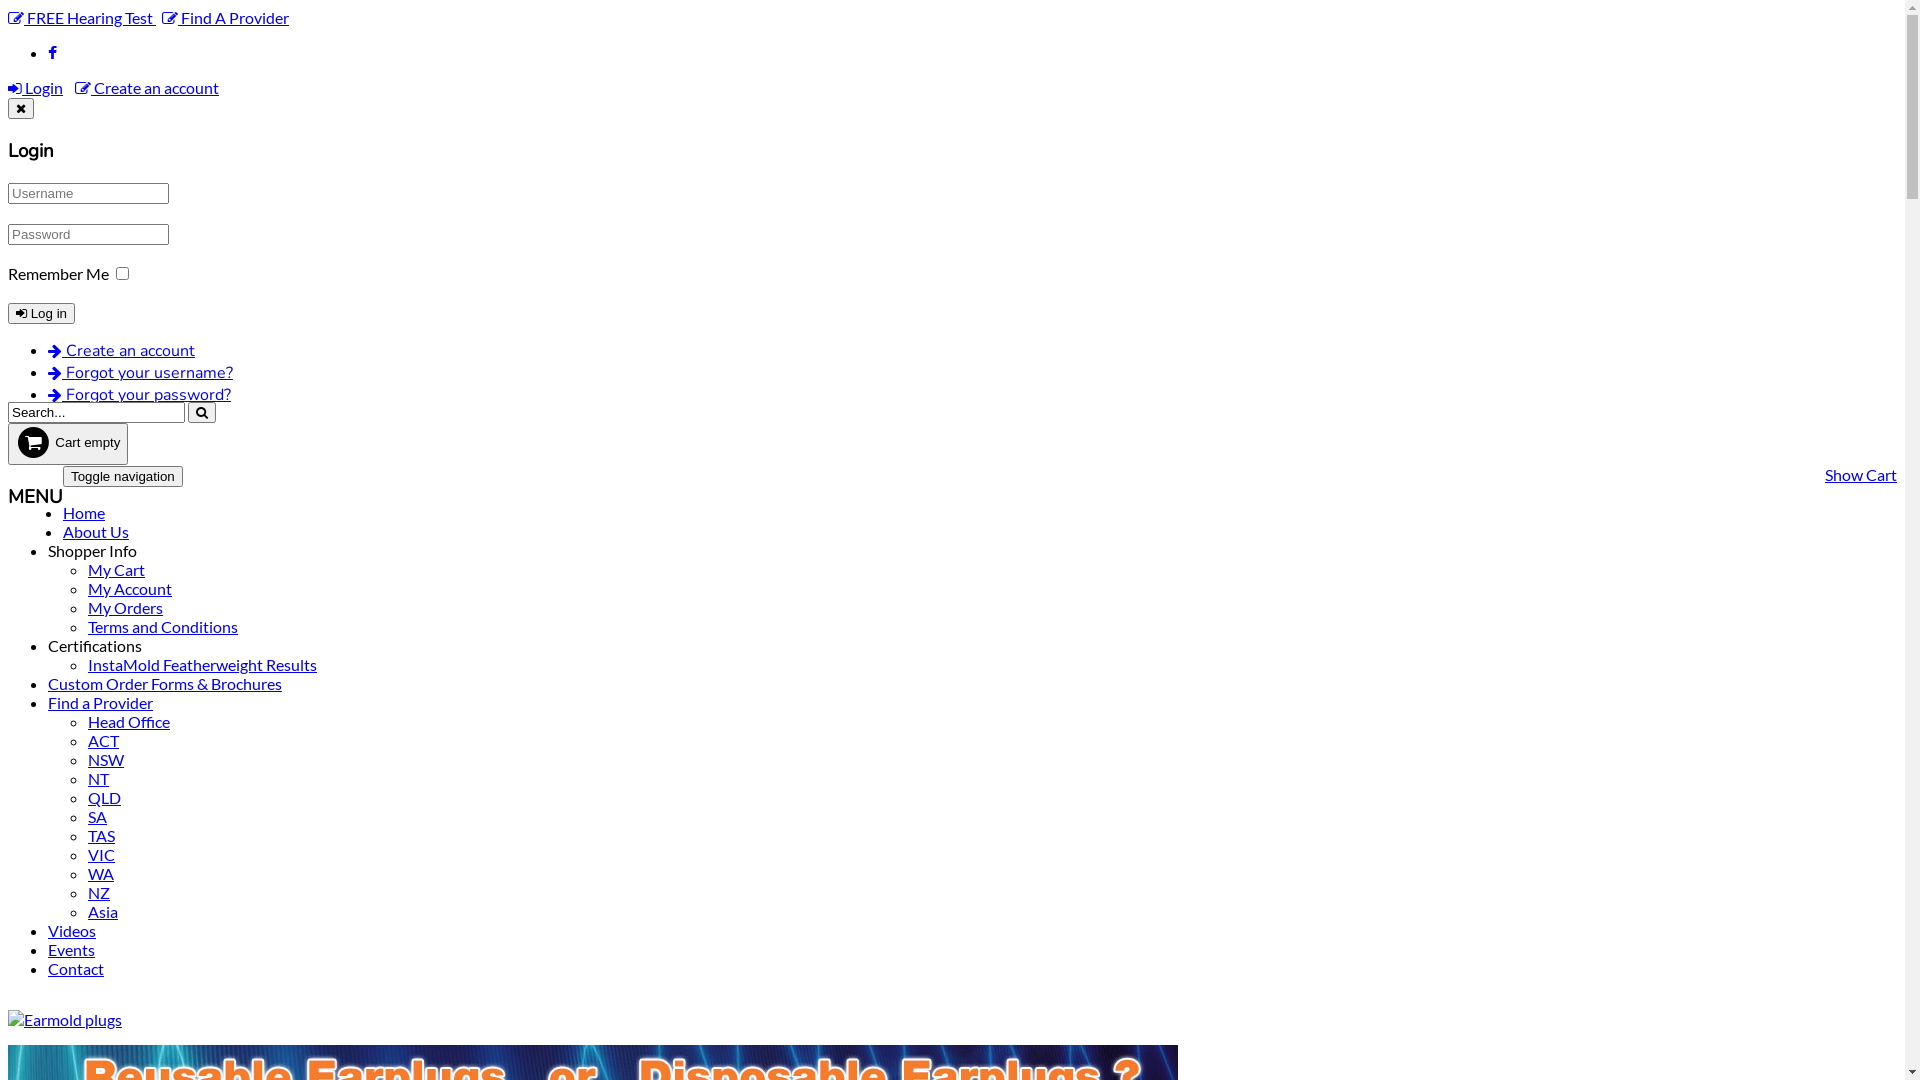  What do you see at coordinates (96, 816) in the screenshot?
I see `'SA'` at bounding box center [96, 816].